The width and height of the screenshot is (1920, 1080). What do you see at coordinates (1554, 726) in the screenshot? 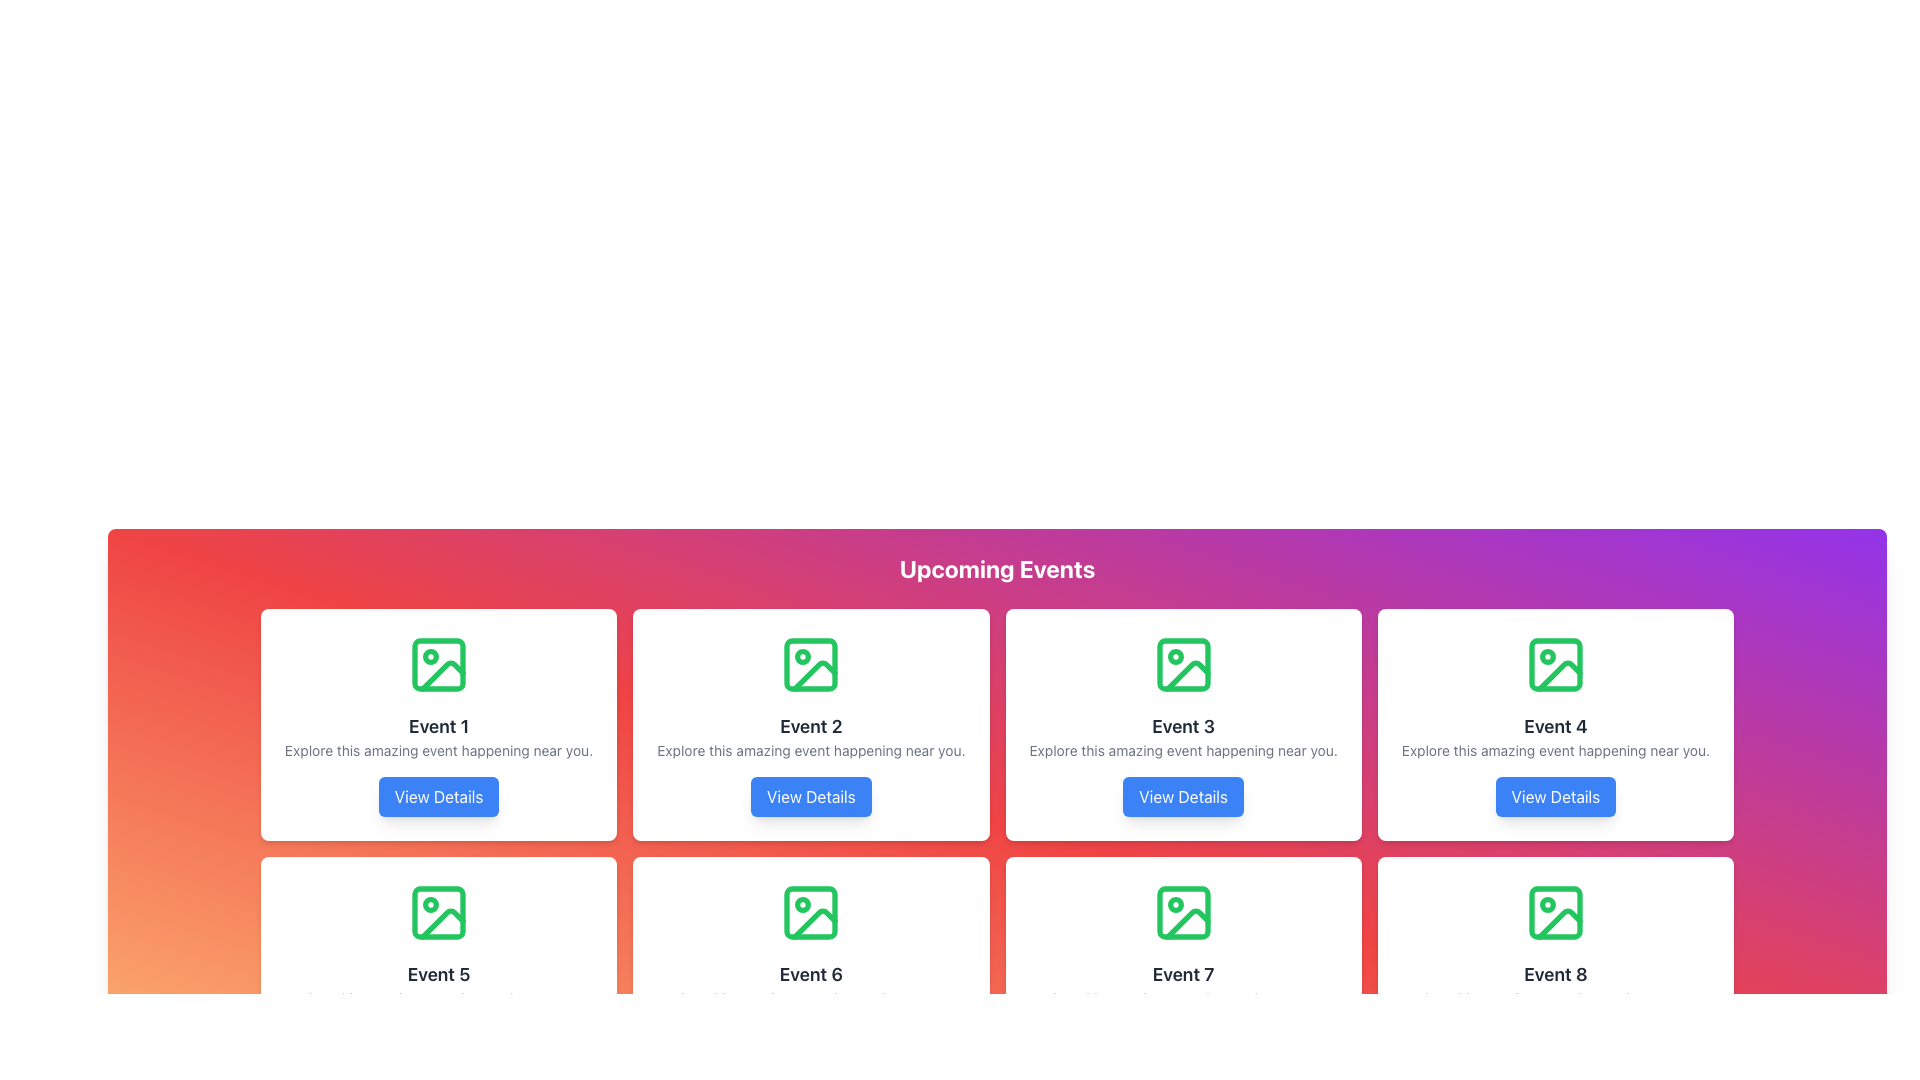
I see `event title from the text label located in the fourth card of the grid, positioned above the description text and below the event image` at bounding box center [1554, 726].